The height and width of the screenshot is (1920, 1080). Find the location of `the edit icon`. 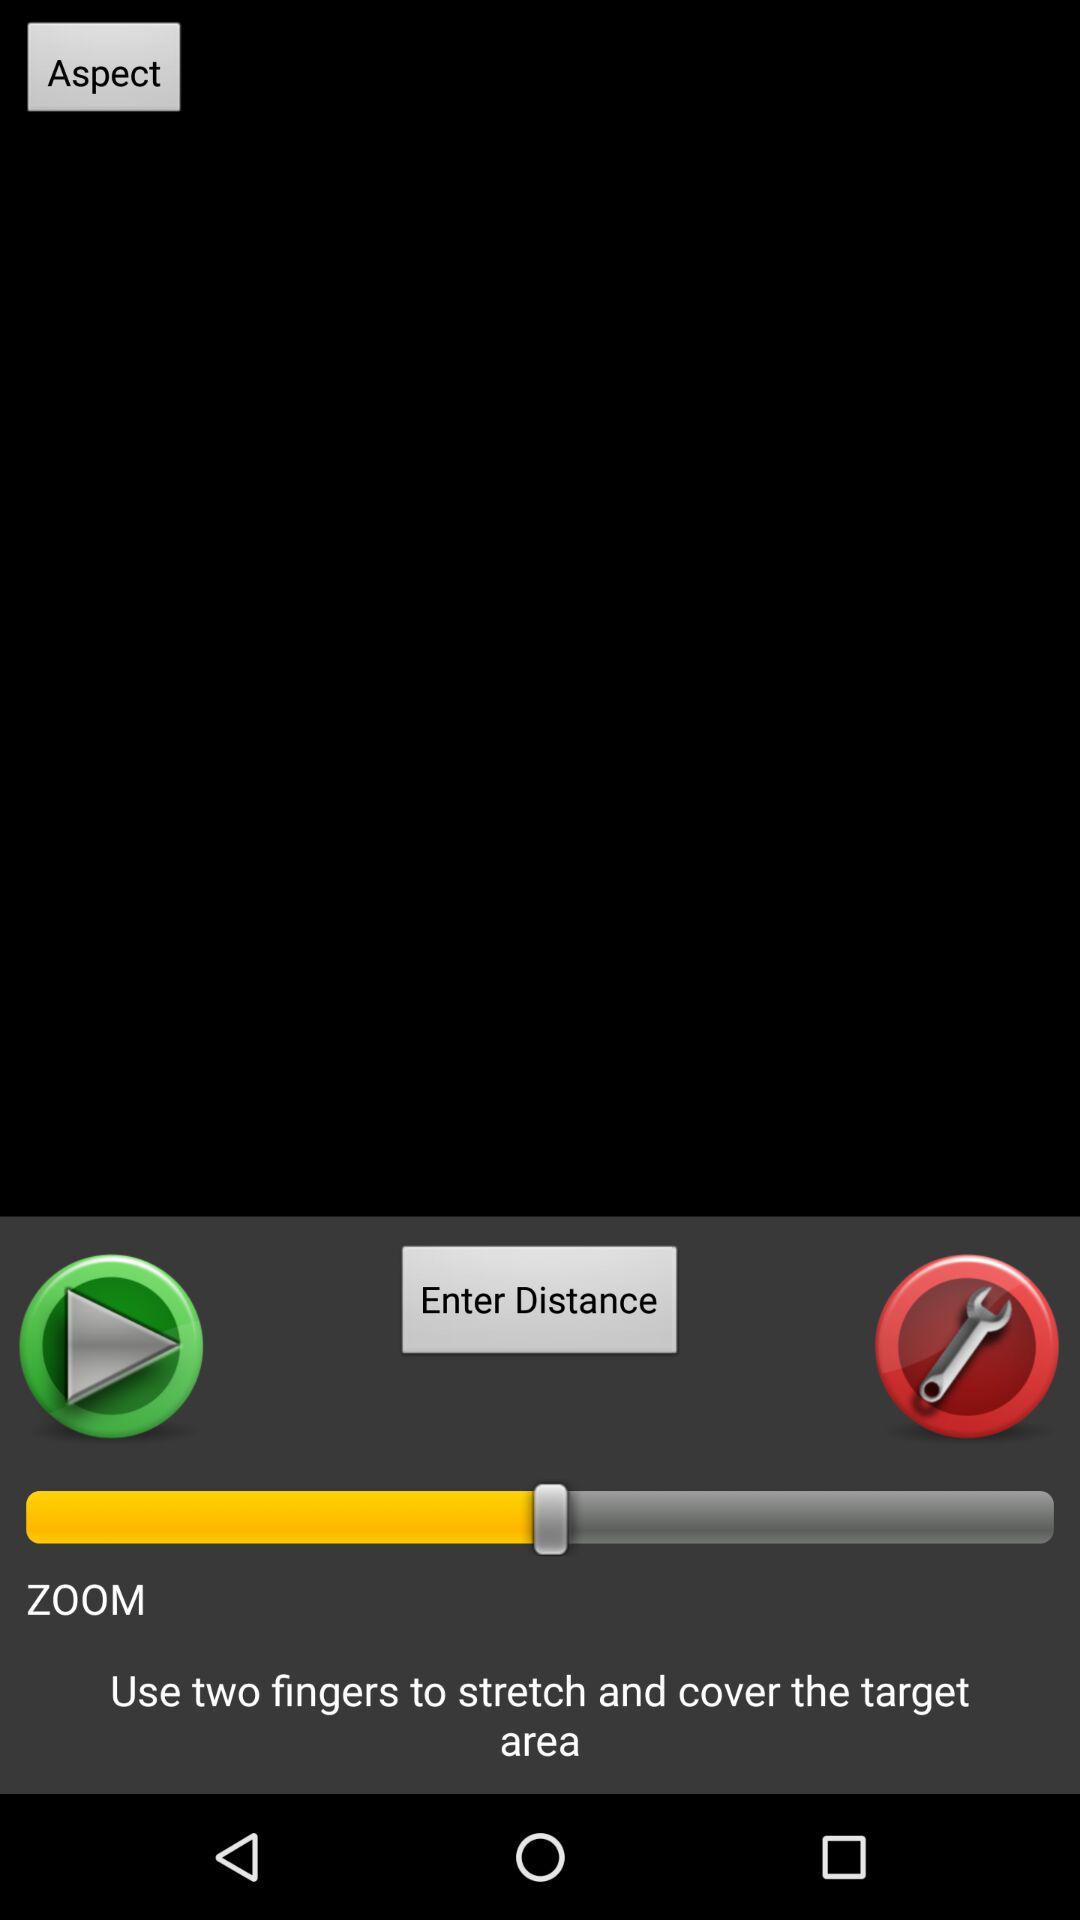

the edit icon is located at coordinates (966, 1442).